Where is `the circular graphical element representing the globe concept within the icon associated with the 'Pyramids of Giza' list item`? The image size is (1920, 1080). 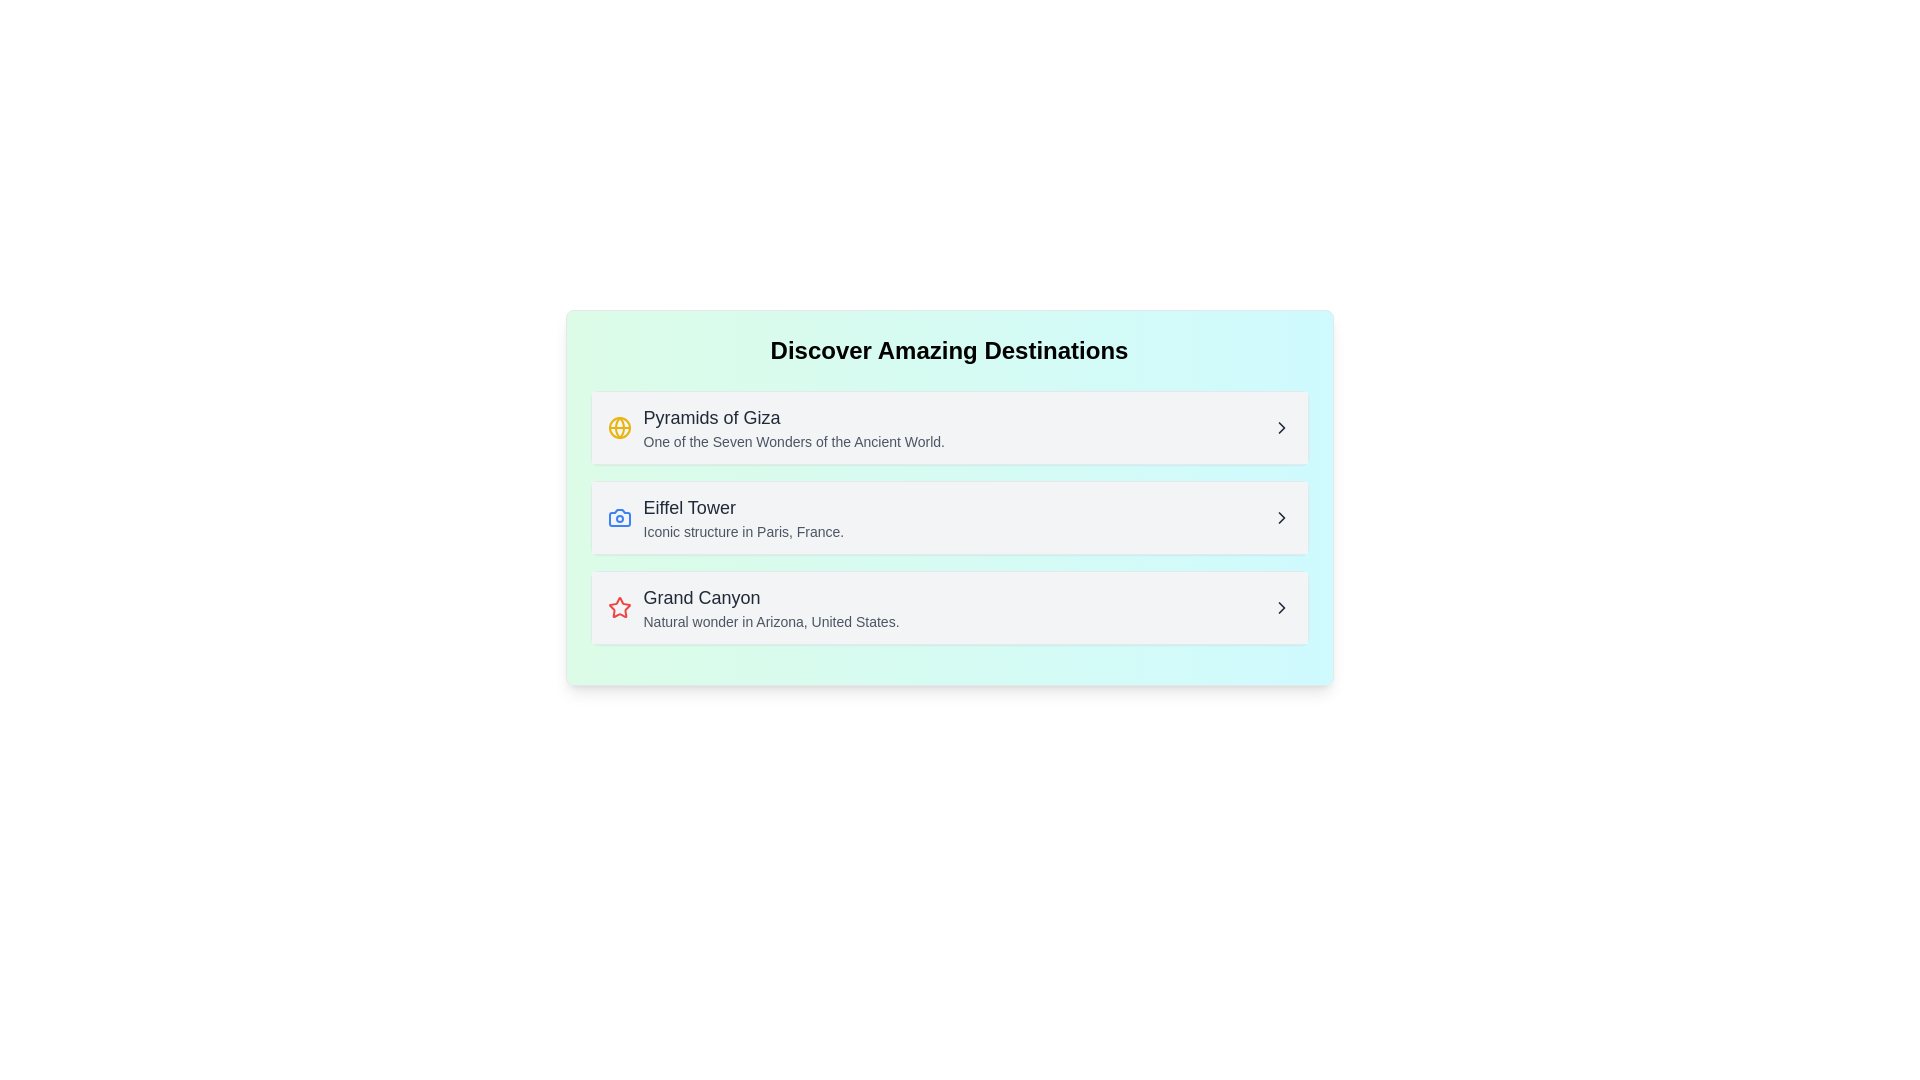 the circular graphical element representing the globe concept within the icon associated with the 'Pyramids of Giza' list item is located at coordinates (618, 427).